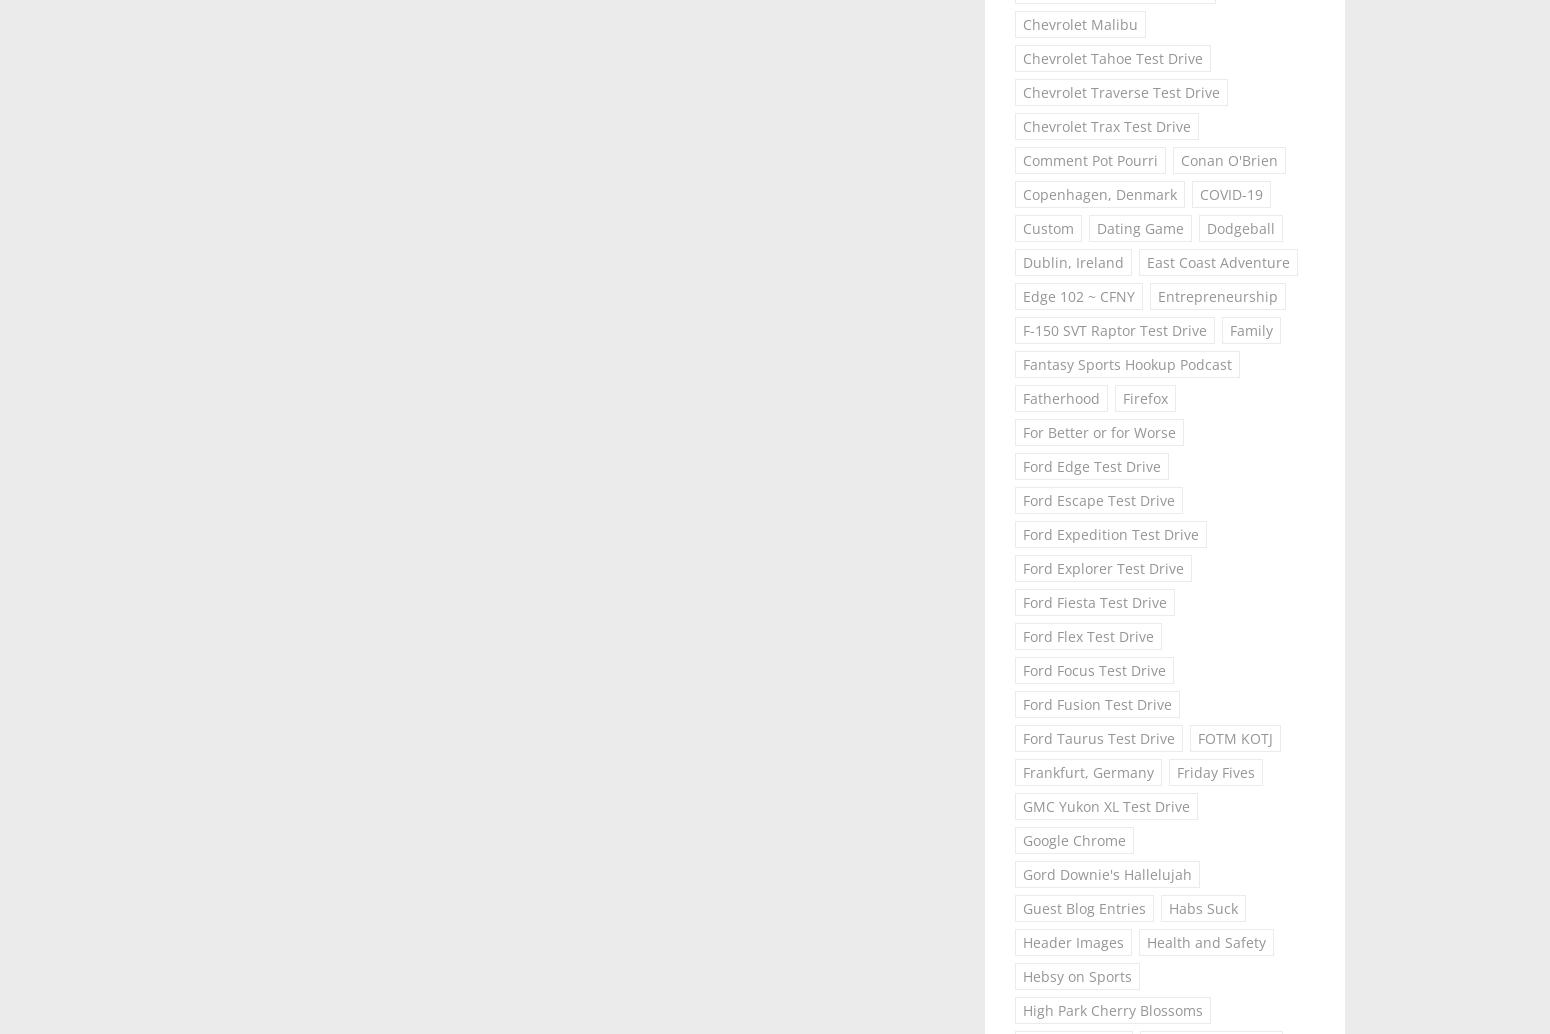 This screenshot has height=1034, width=1550. Describe the element at coordinates (1099, 194) in the screenshot. I see `'Copenhagen, Denmark'` at that location.